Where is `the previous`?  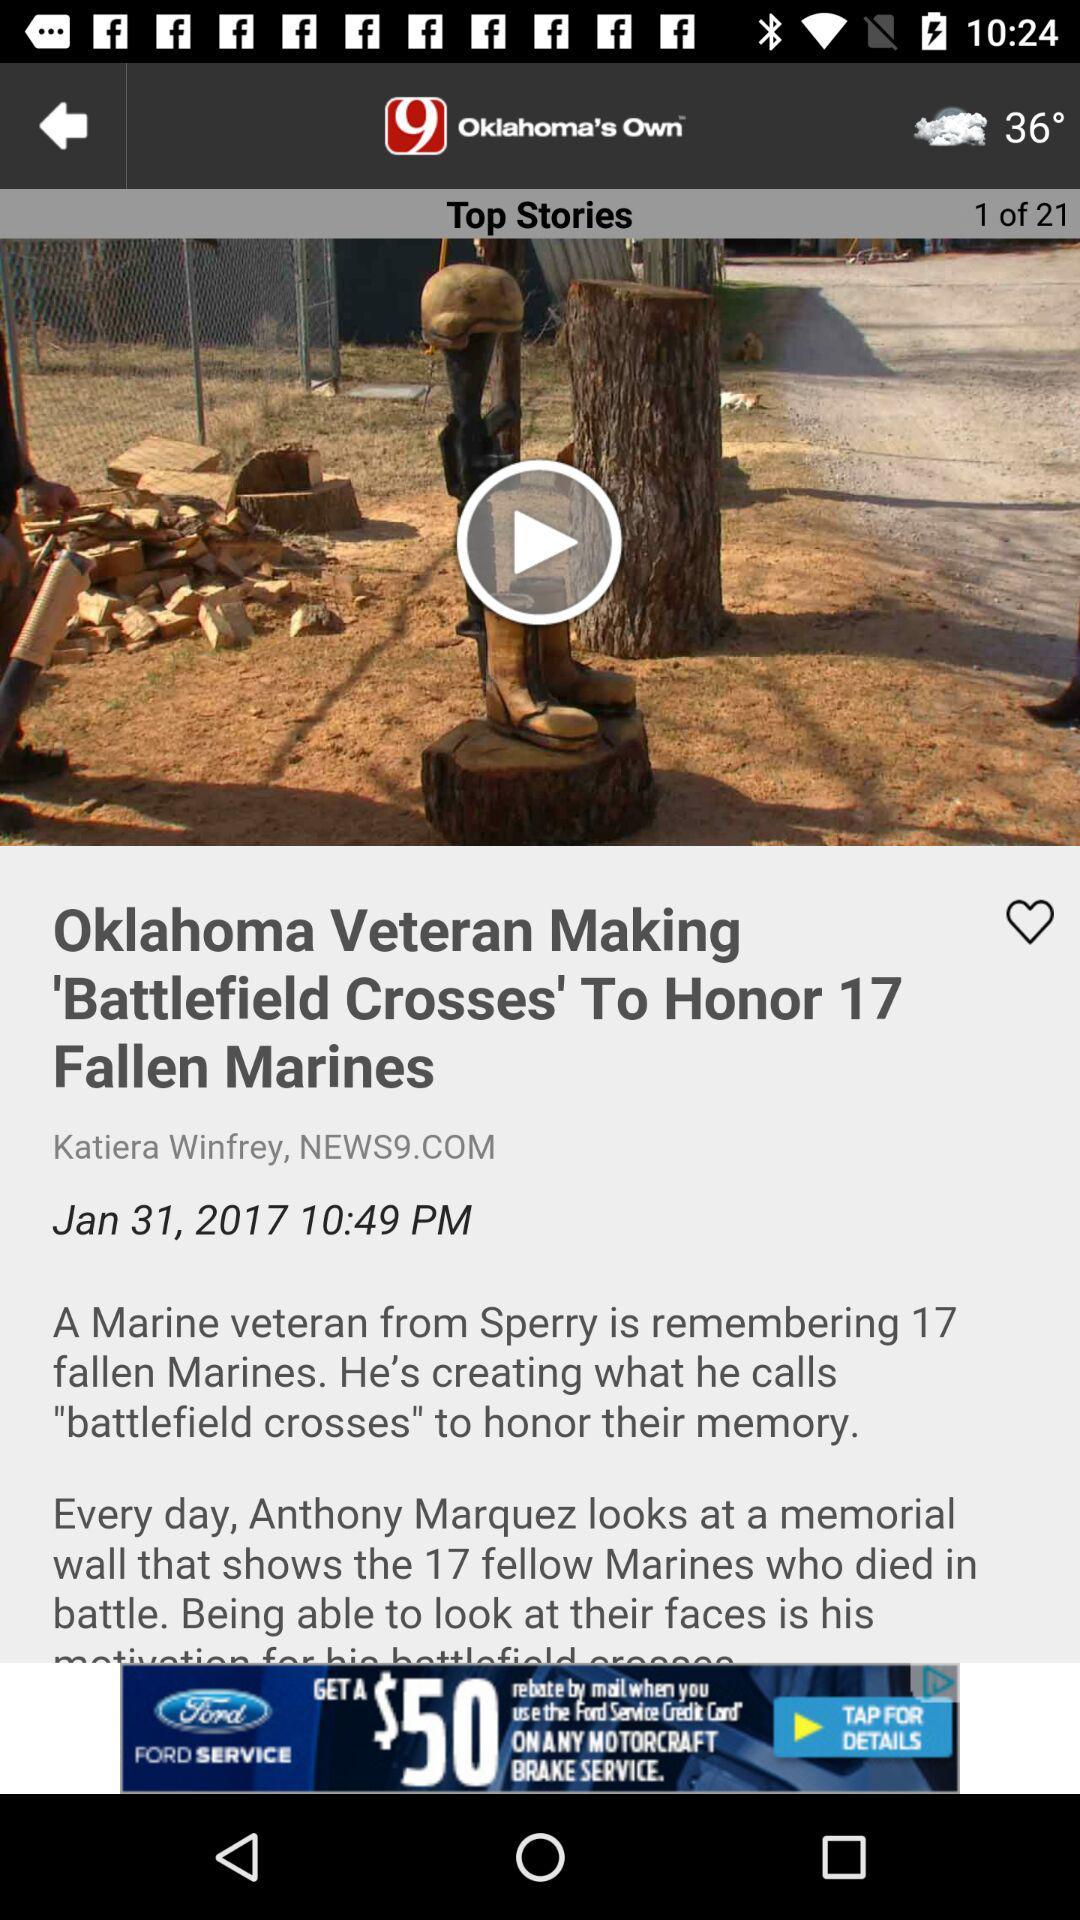 the previous is located at coordinates (61, 124).